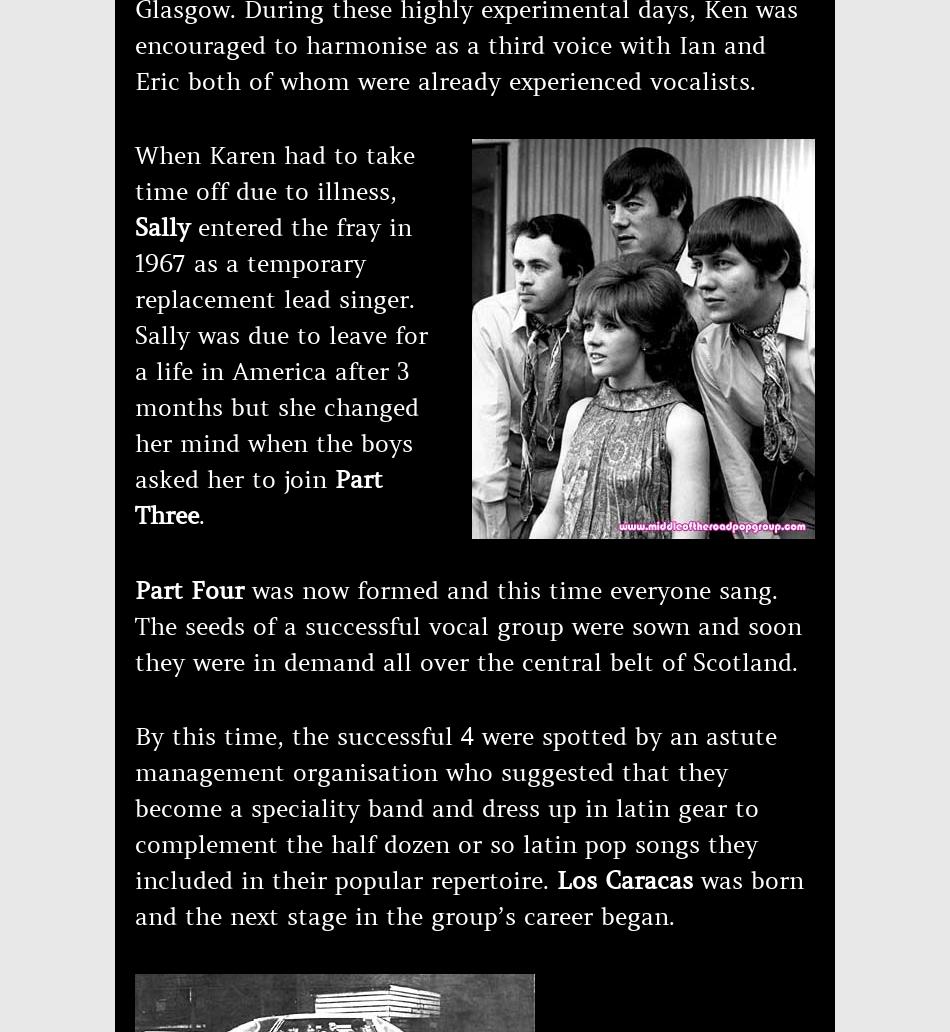  I want to click on 'When Karen had to take time off due to illness,', so click(274, 173).